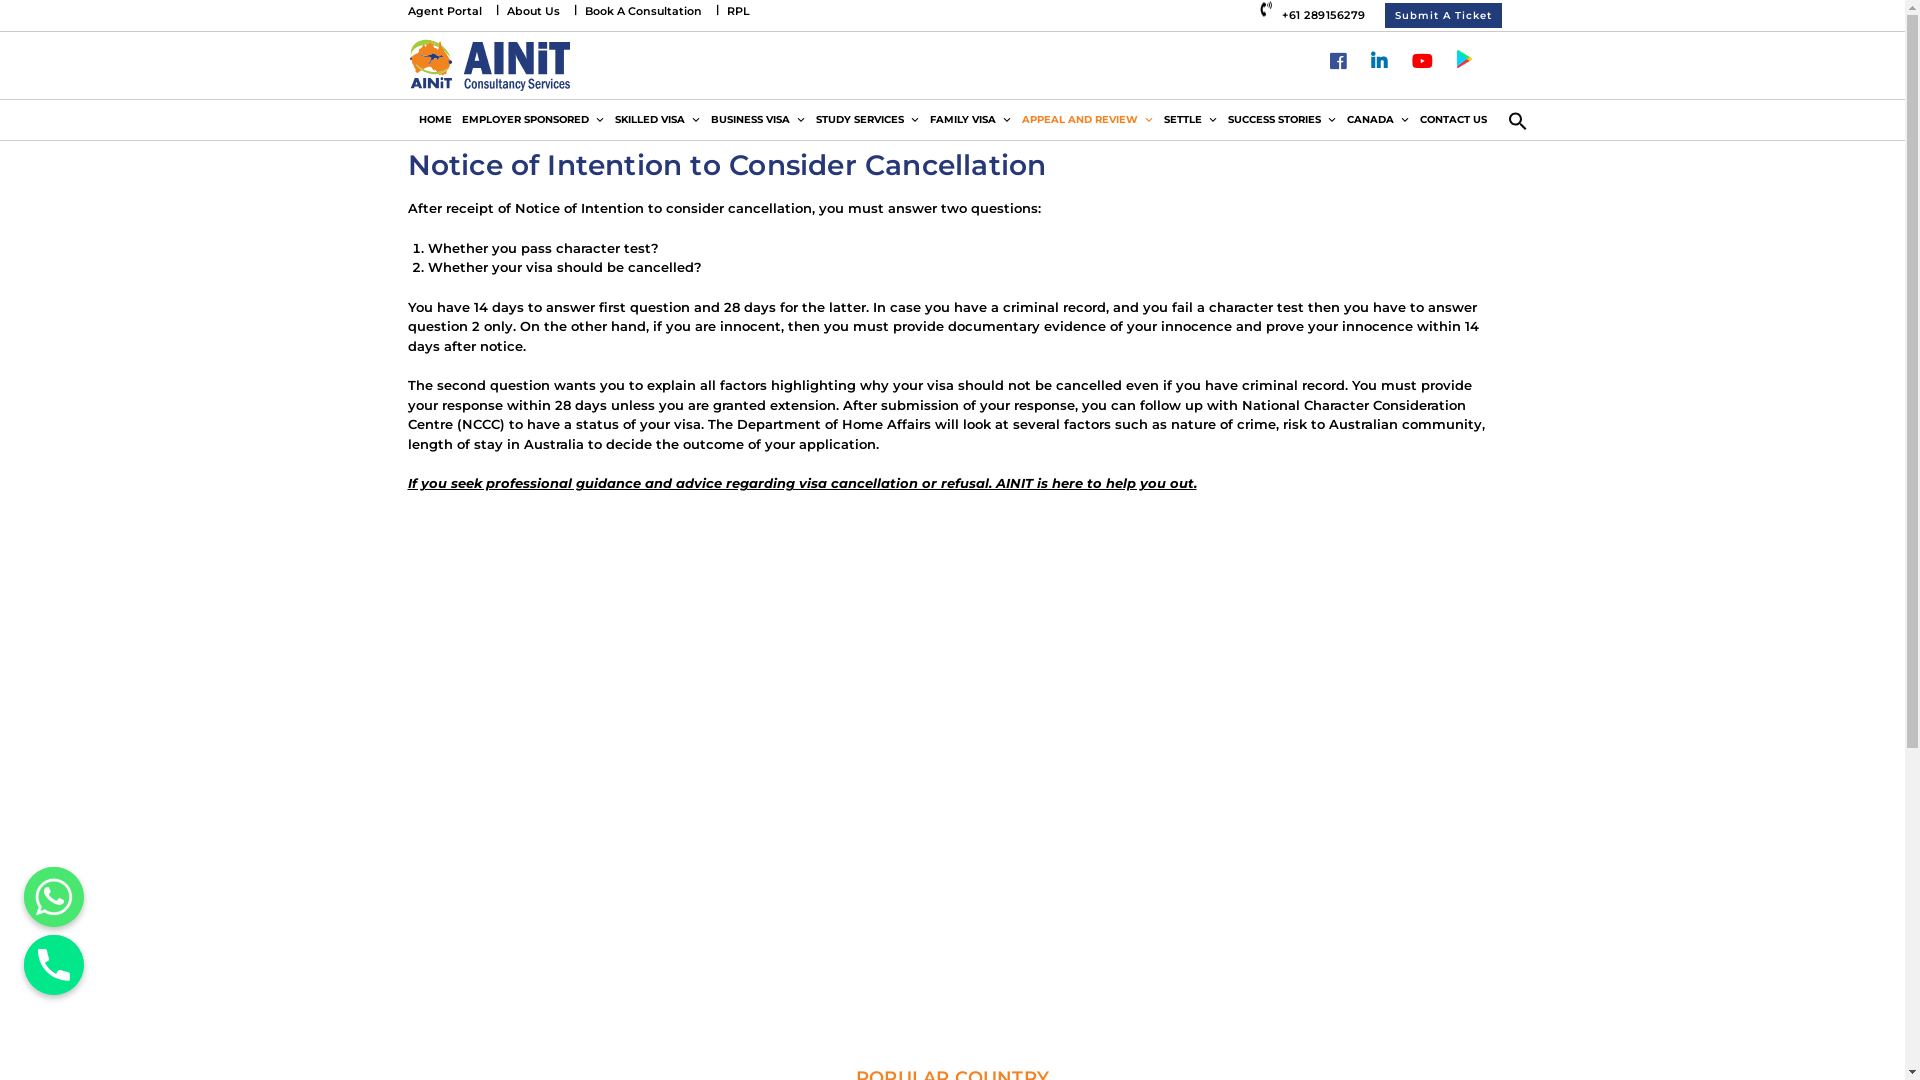  Describe the element at coordinates (1281, 119) in the screenshot. I see `'SUCCESS STORIES'` at that location.